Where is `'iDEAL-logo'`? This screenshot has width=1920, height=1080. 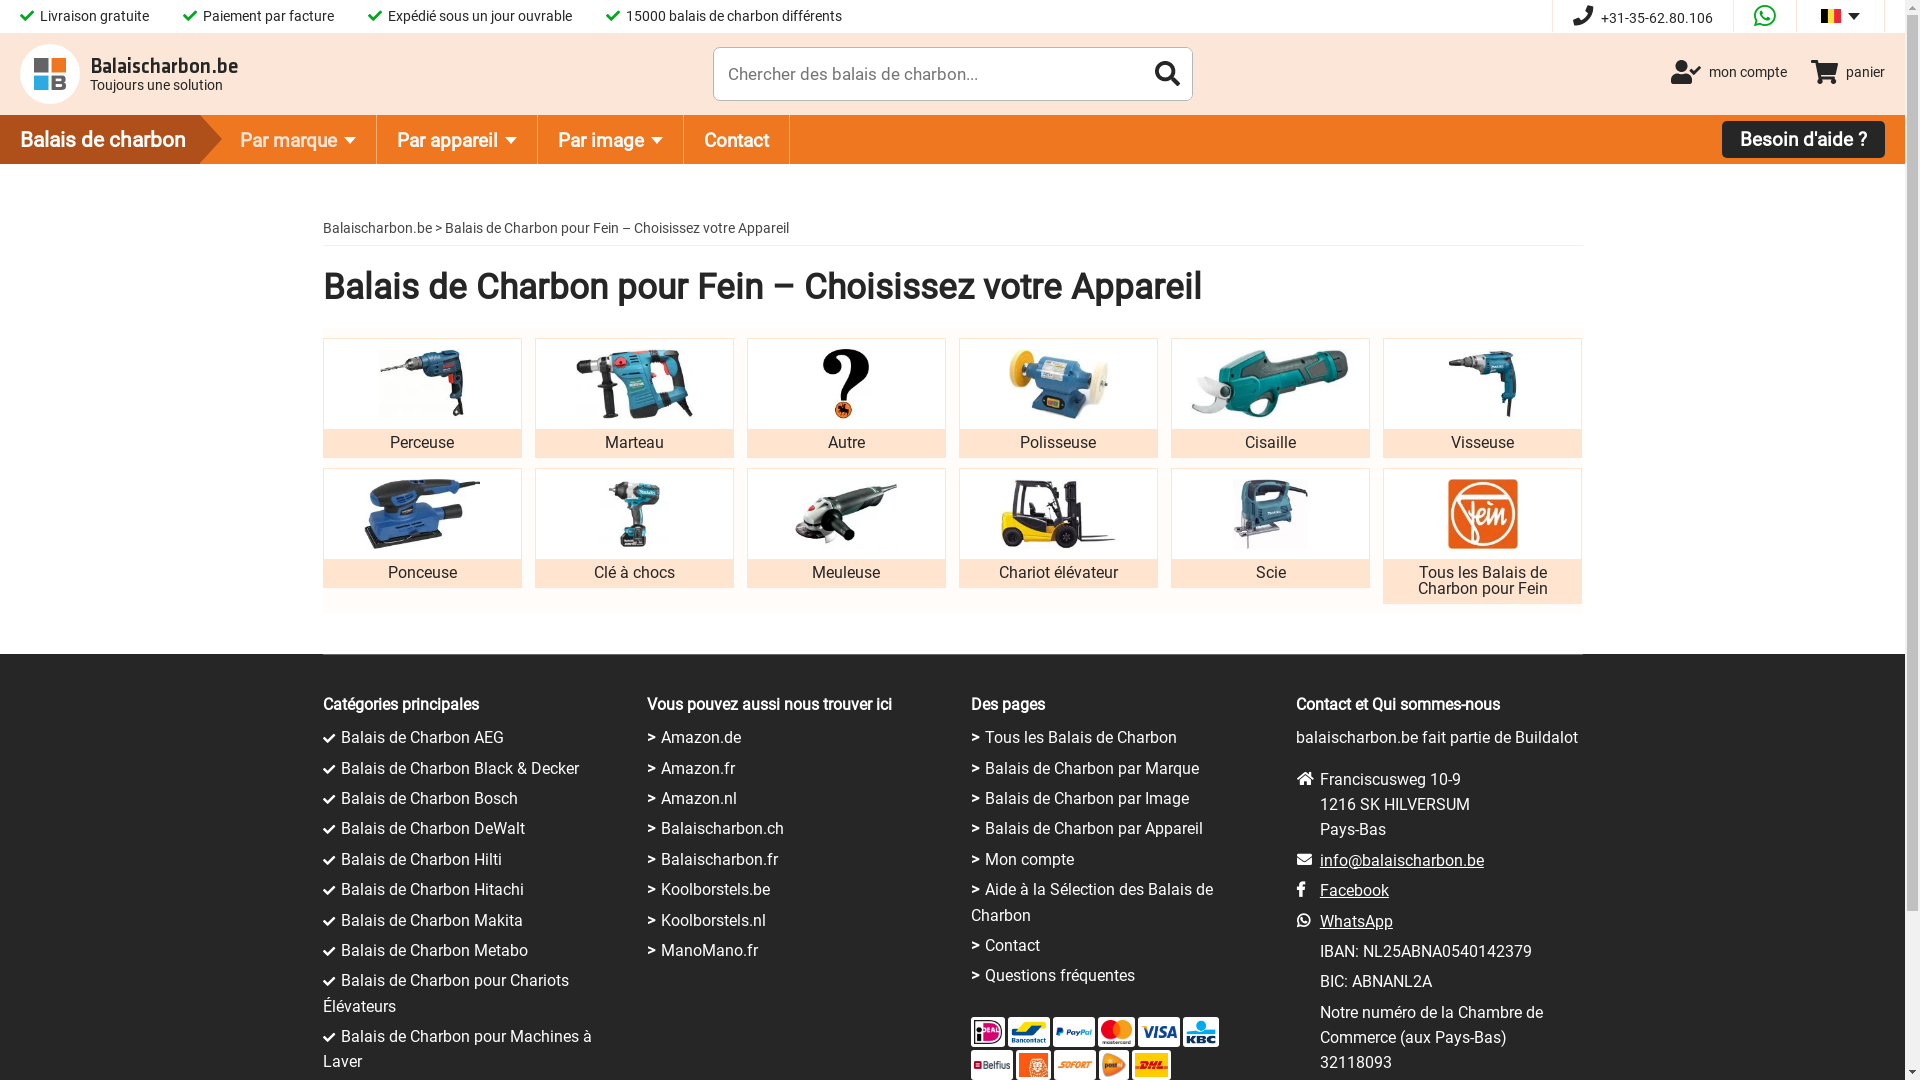 'iDEAL-logo' is located at coordinates (988, 1032).